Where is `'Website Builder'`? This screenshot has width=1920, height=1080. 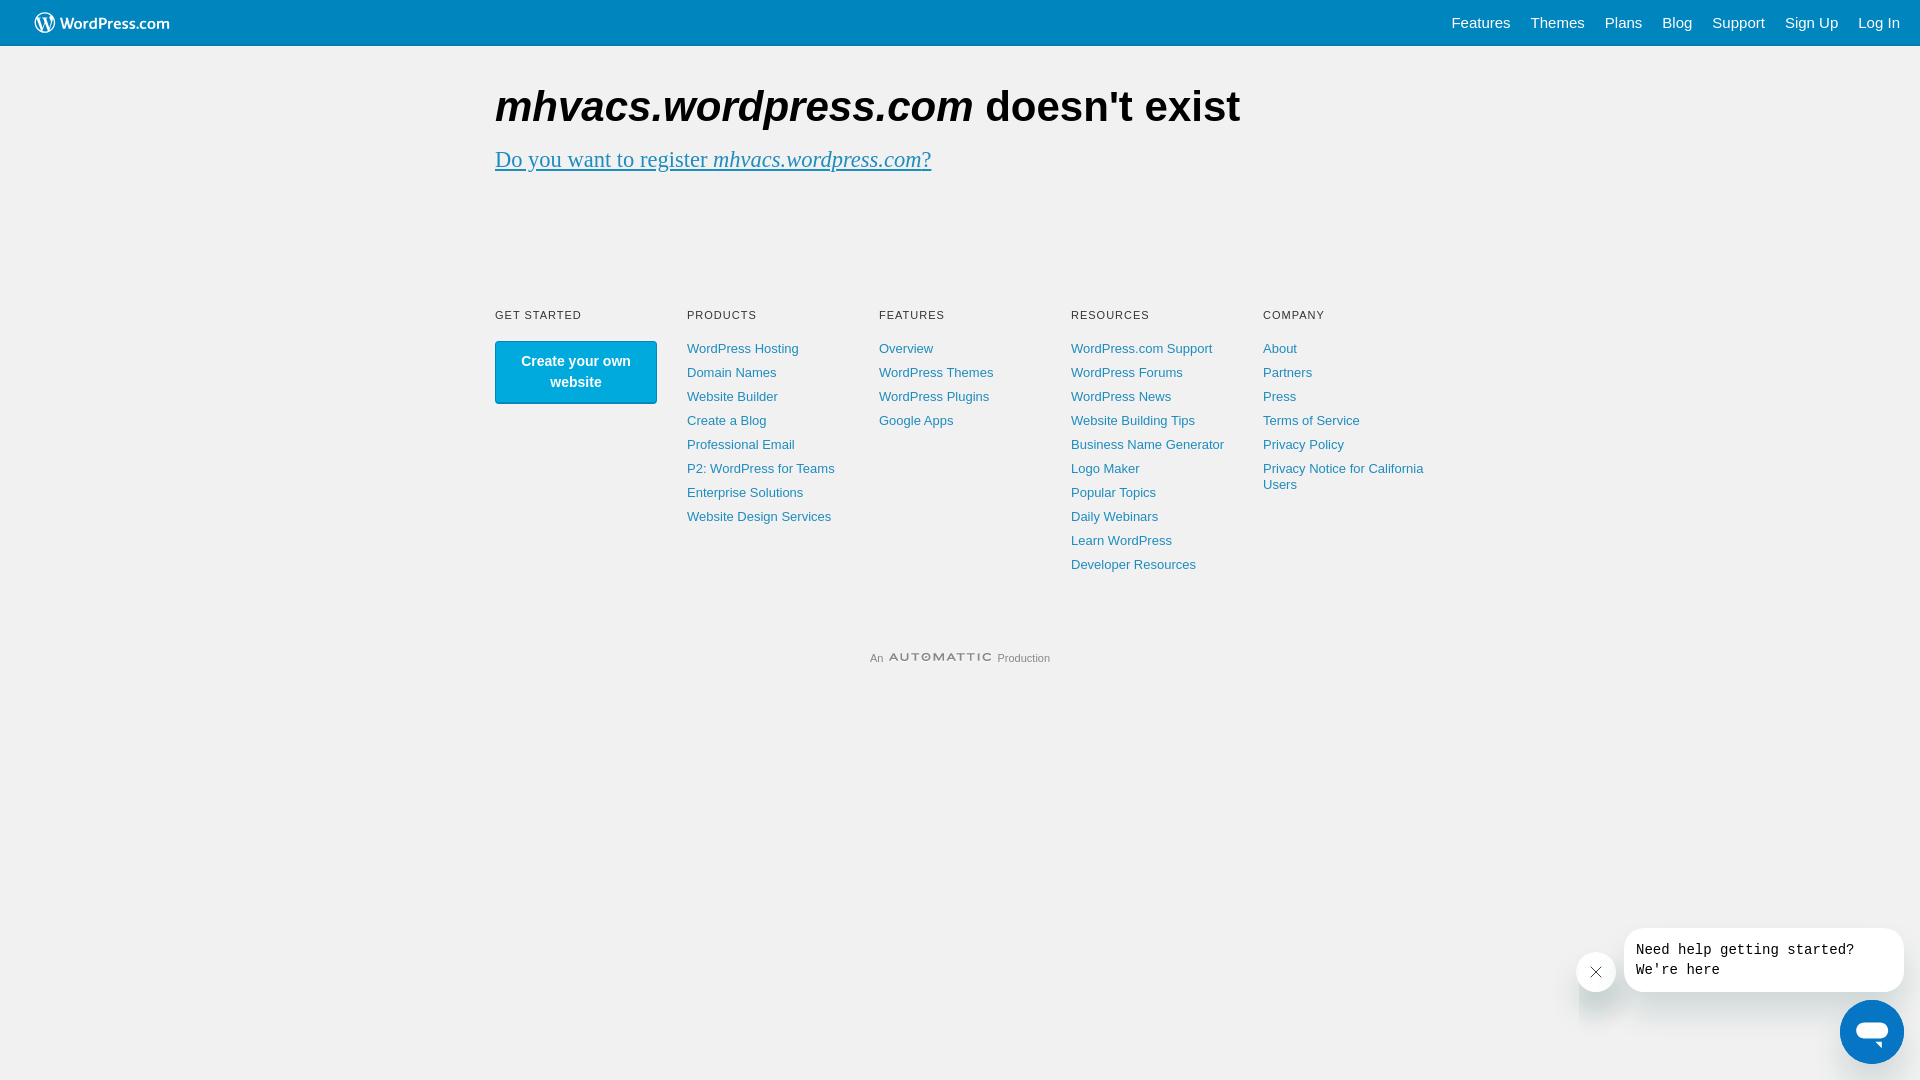
'Website Builder' is located at coordinates (686, 396).